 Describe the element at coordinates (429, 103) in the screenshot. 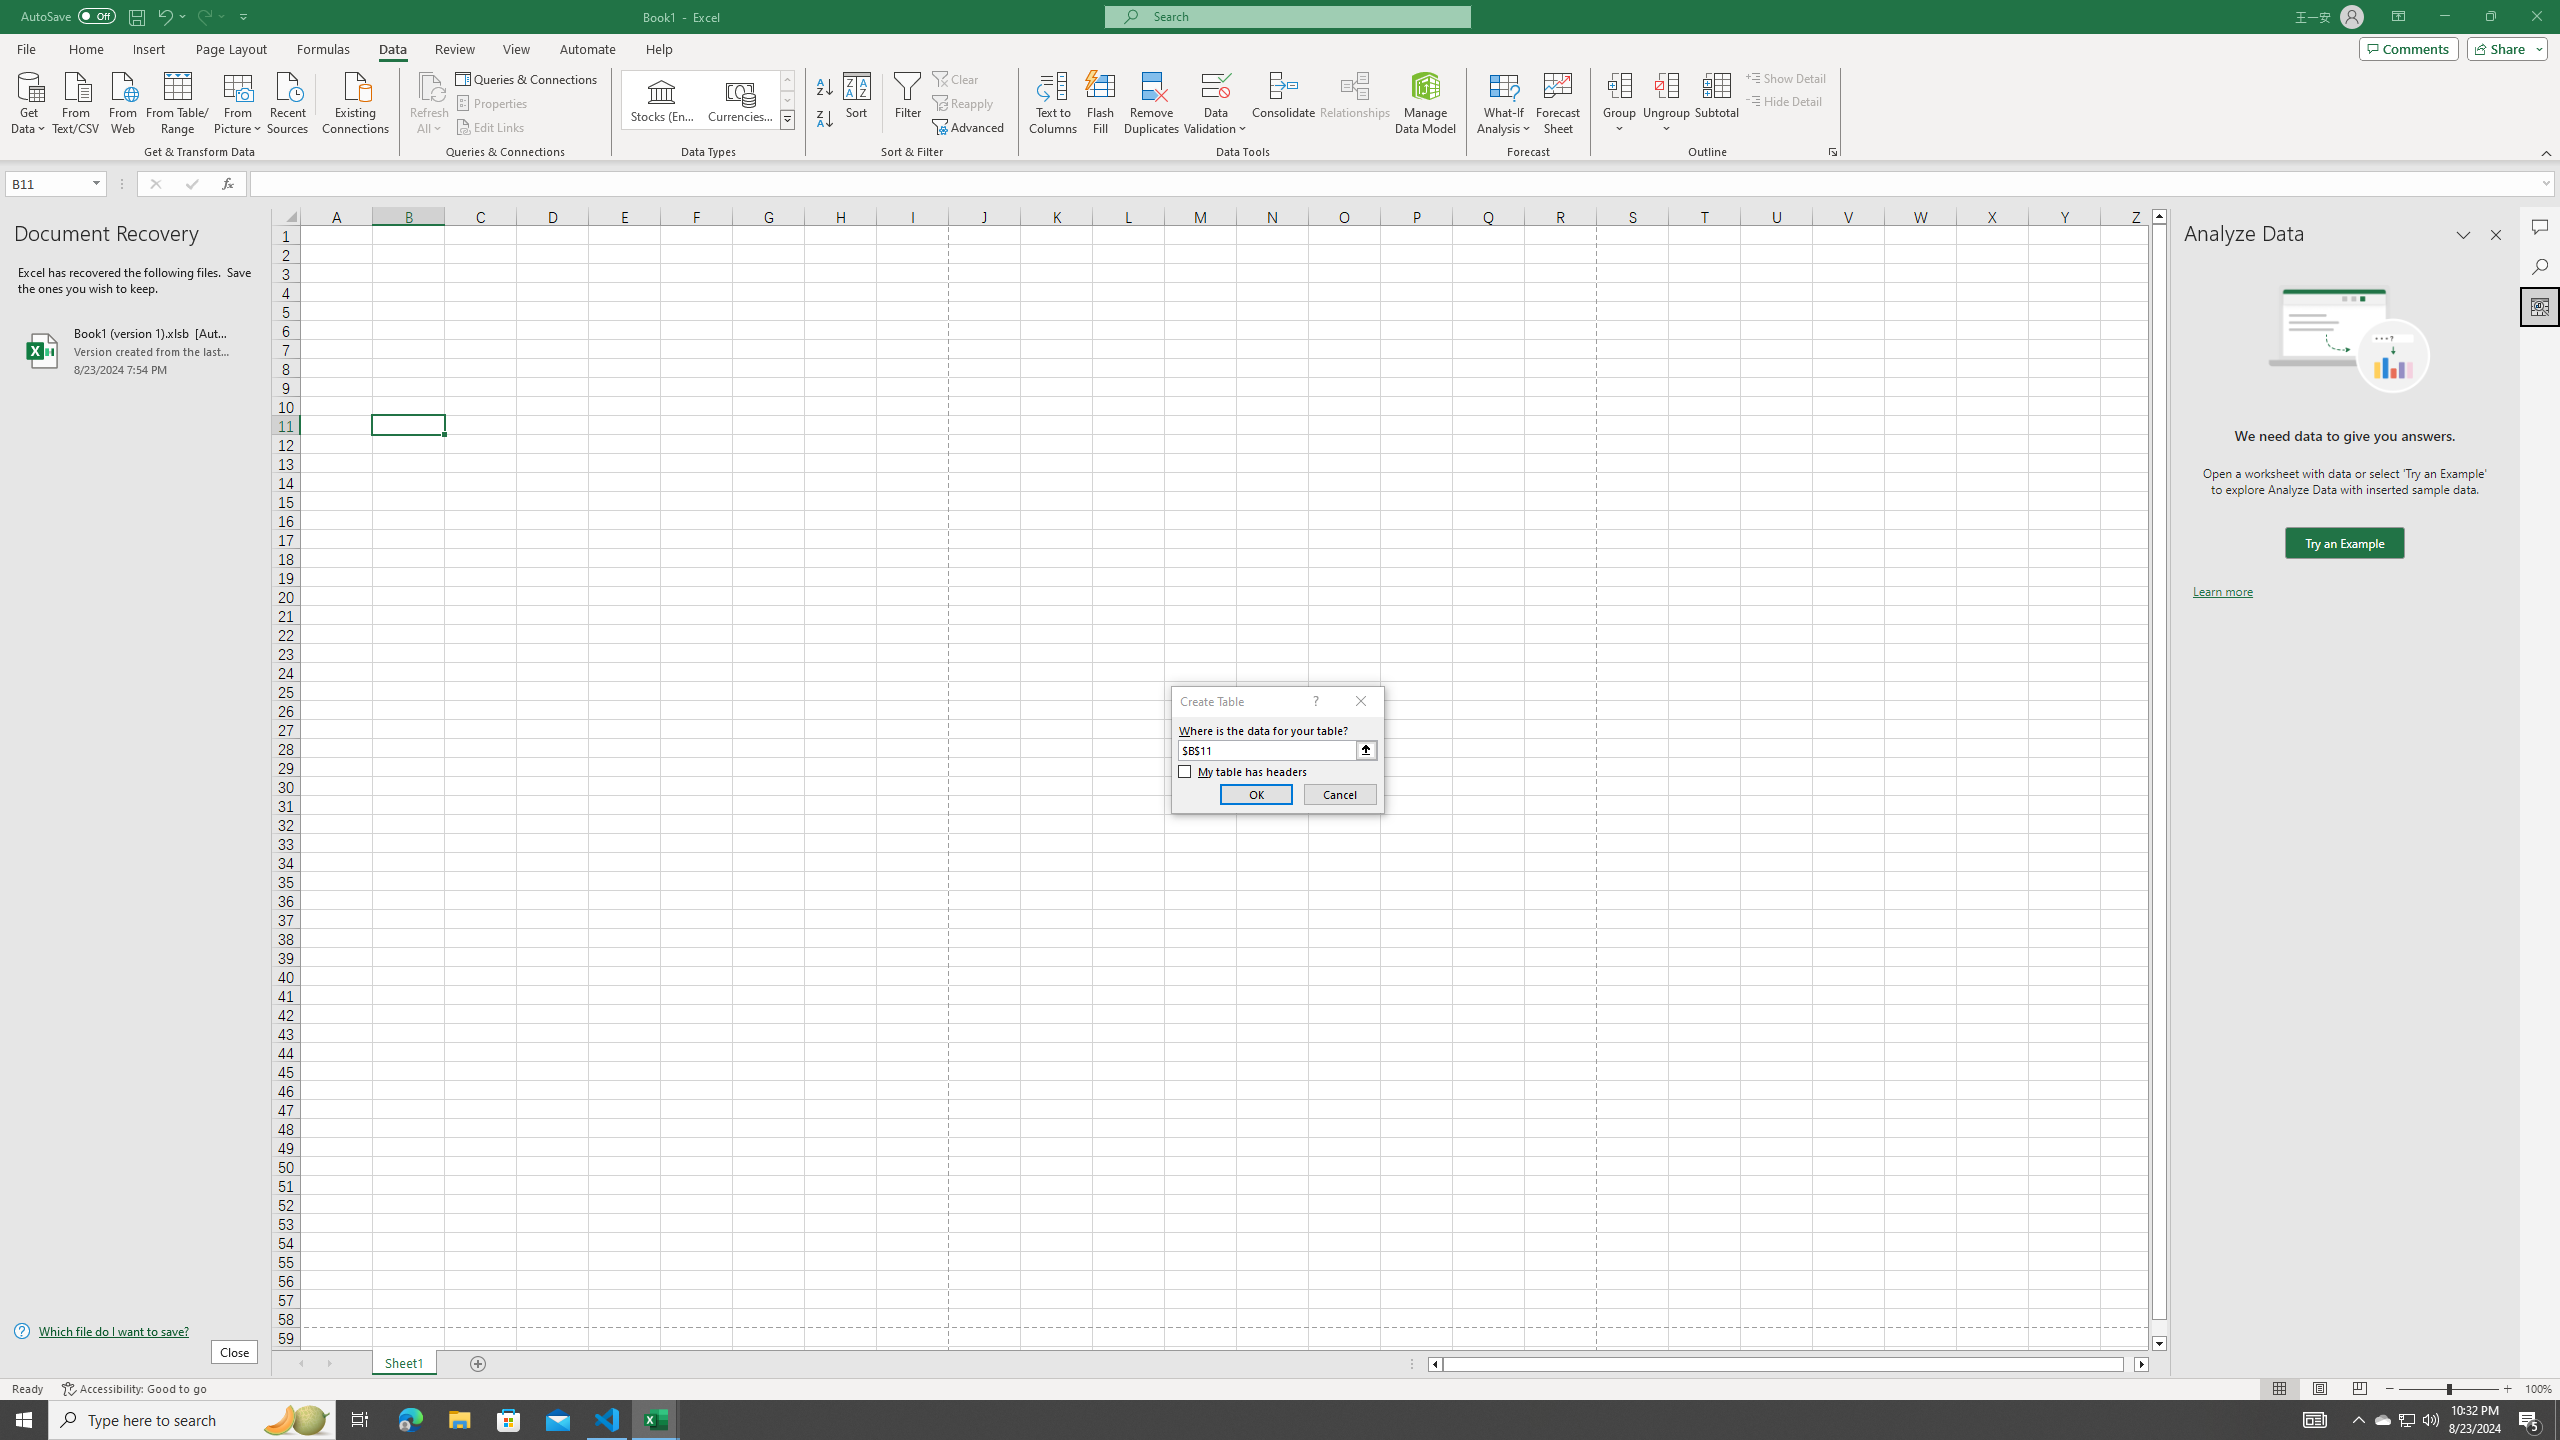

I see `'Refresh All'` at that location.